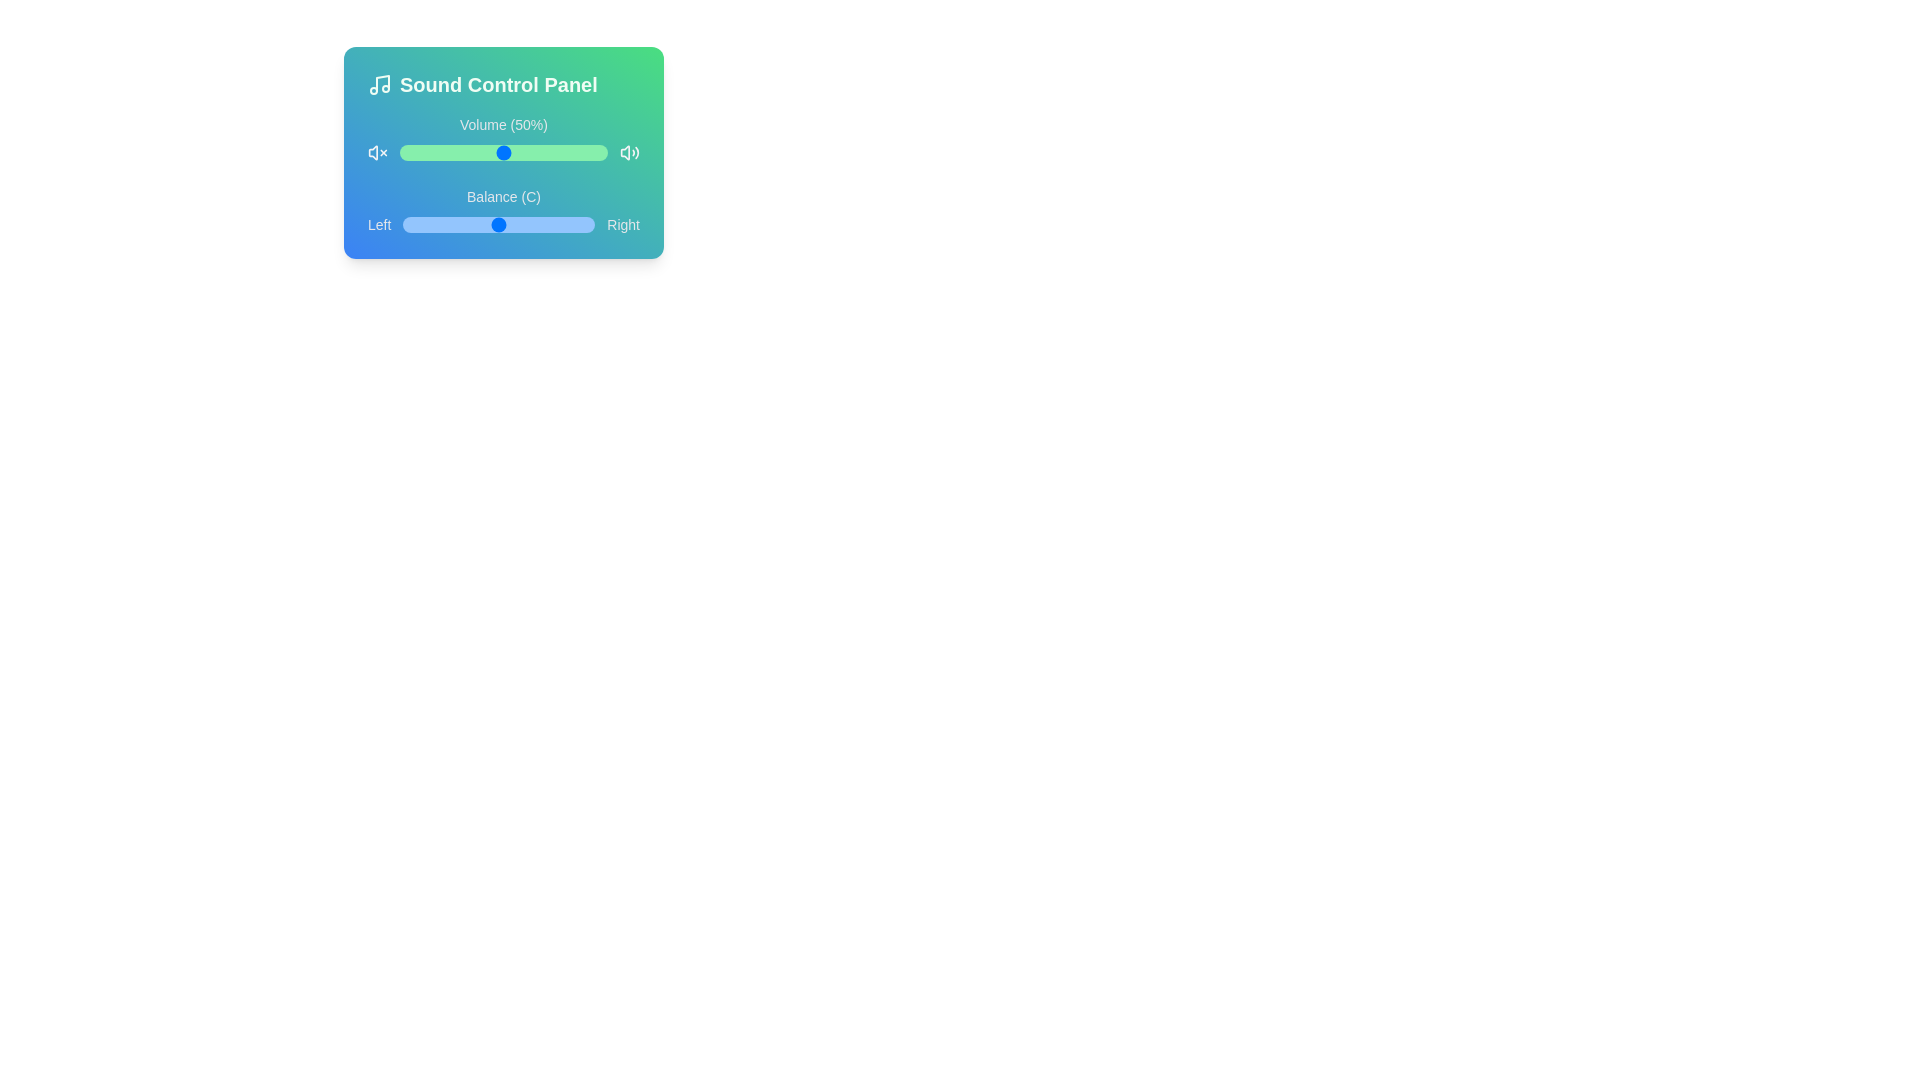  I want to click on the sound volume SVG icon located at the far right of the sound control panel, so click(628, 152).